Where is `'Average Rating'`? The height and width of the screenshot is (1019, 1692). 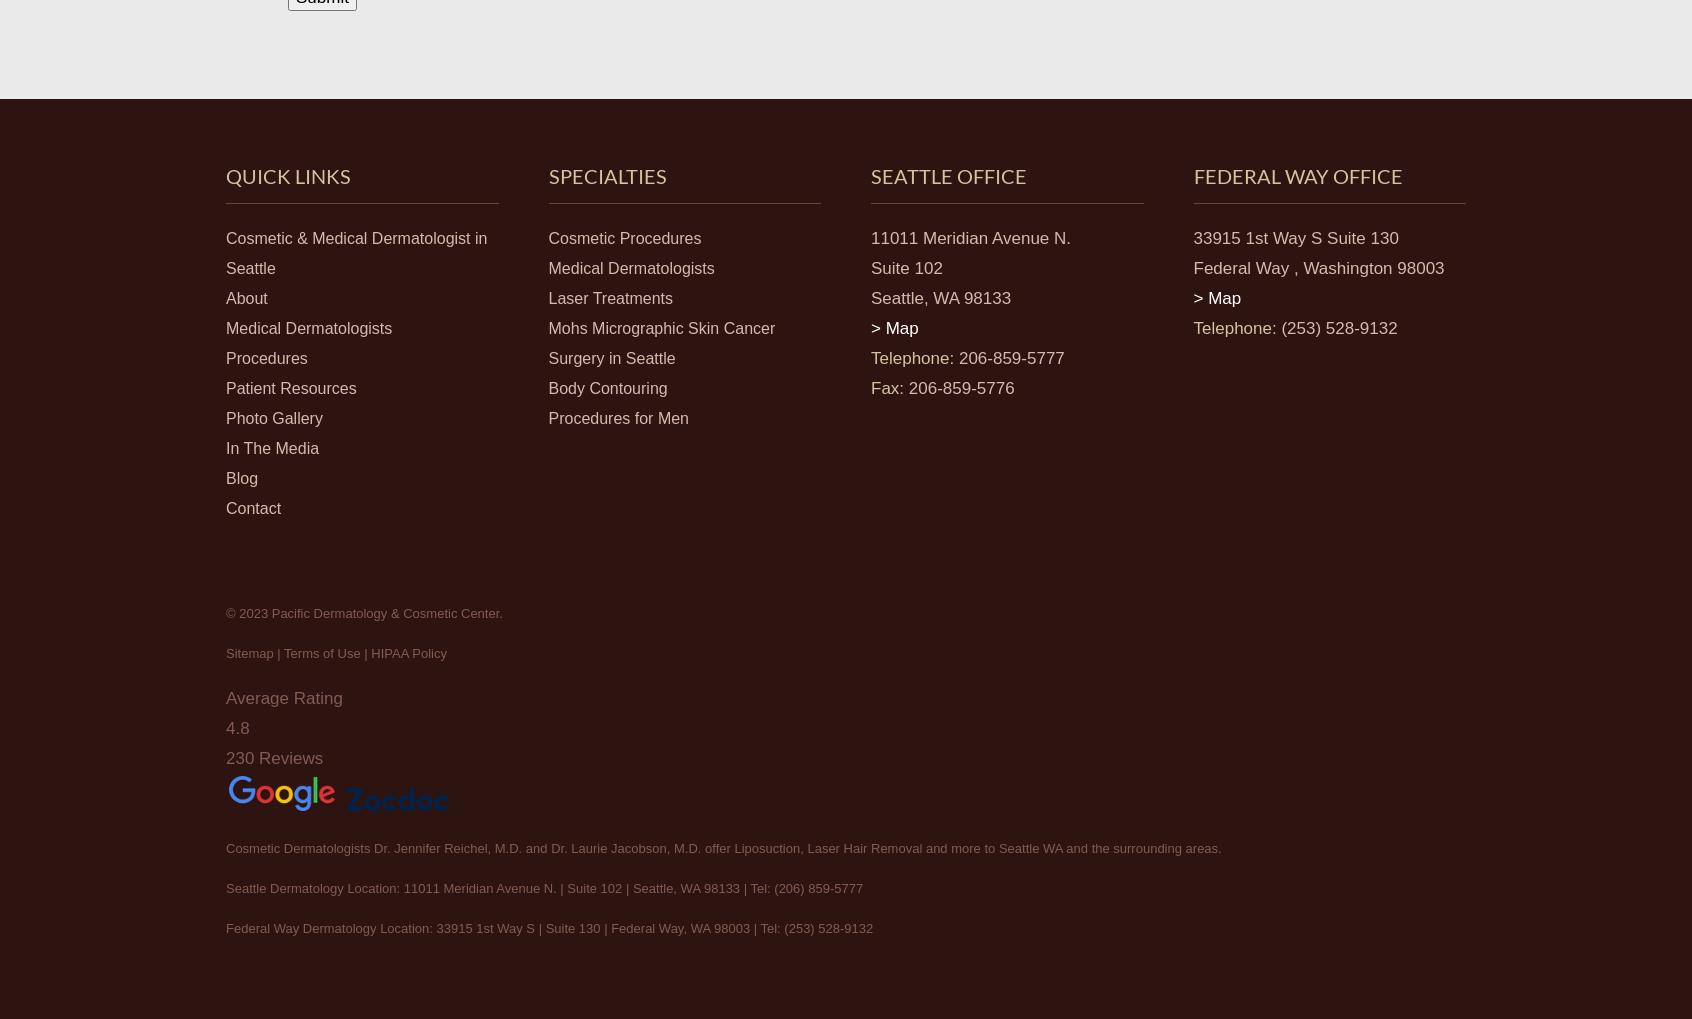
'Average Rating' is located at coordinates (282, 697).